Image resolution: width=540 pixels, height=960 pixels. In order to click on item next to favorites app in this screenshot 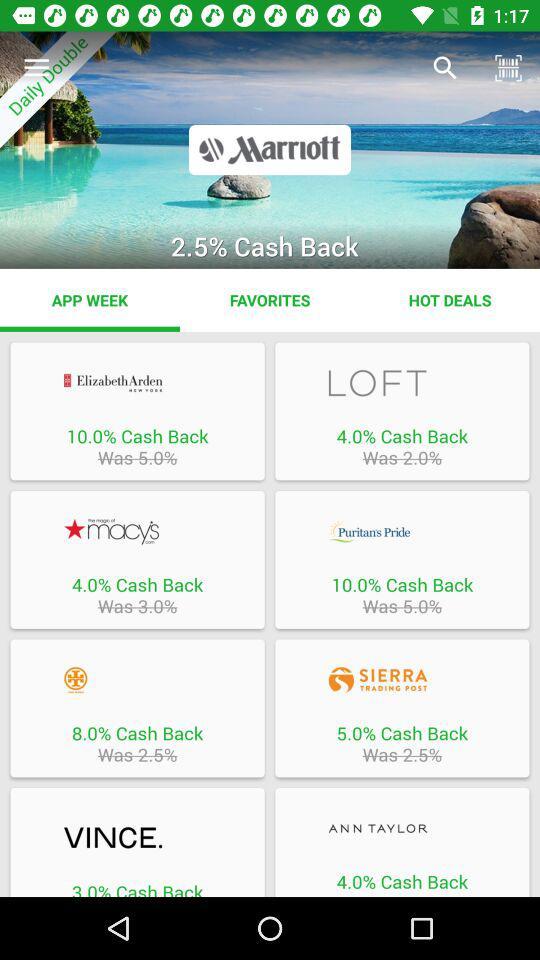, I will do `click(449, 299)`.